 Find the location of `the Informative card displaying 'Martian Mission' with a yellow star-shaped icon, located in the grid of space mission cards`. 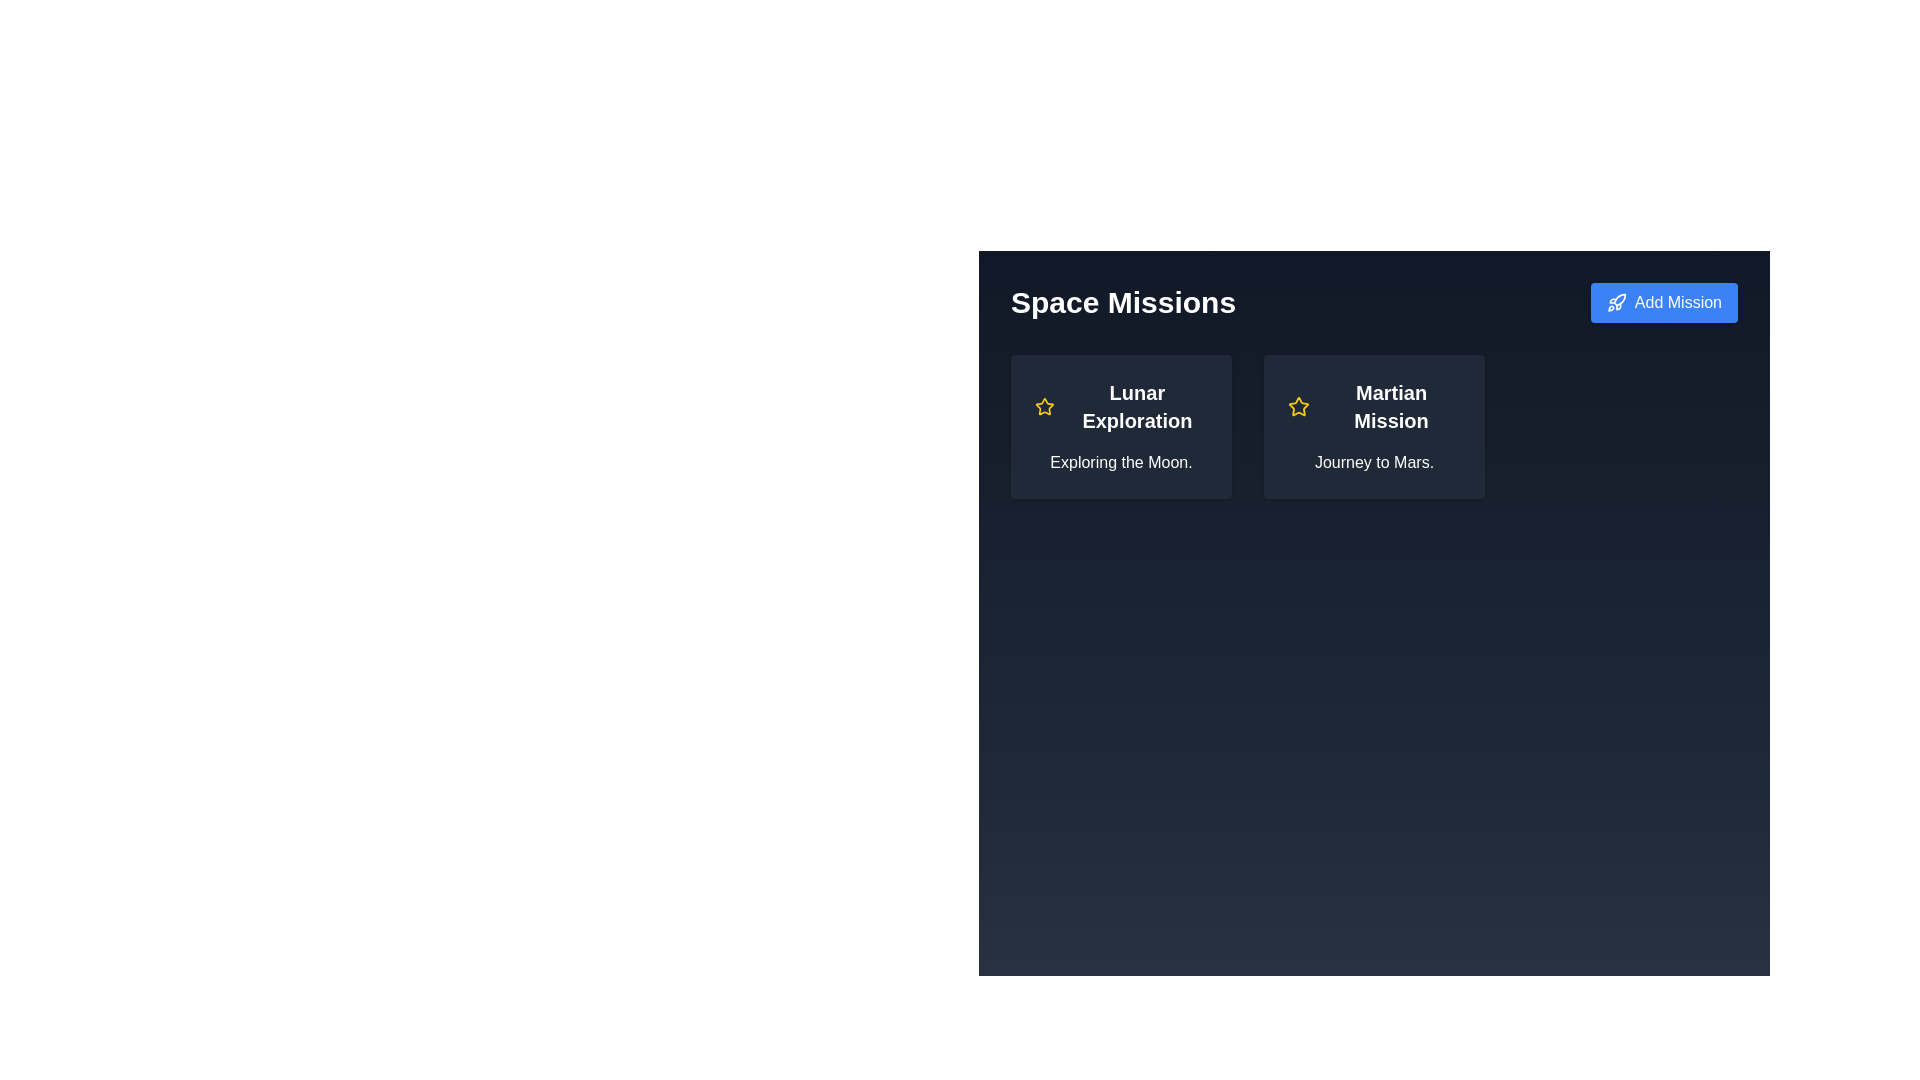

the Informative card displaying 'Martian Mission' with a yellow star-shaped icon, located in the grid of space mission cards is located at coordinates (1373, 426).